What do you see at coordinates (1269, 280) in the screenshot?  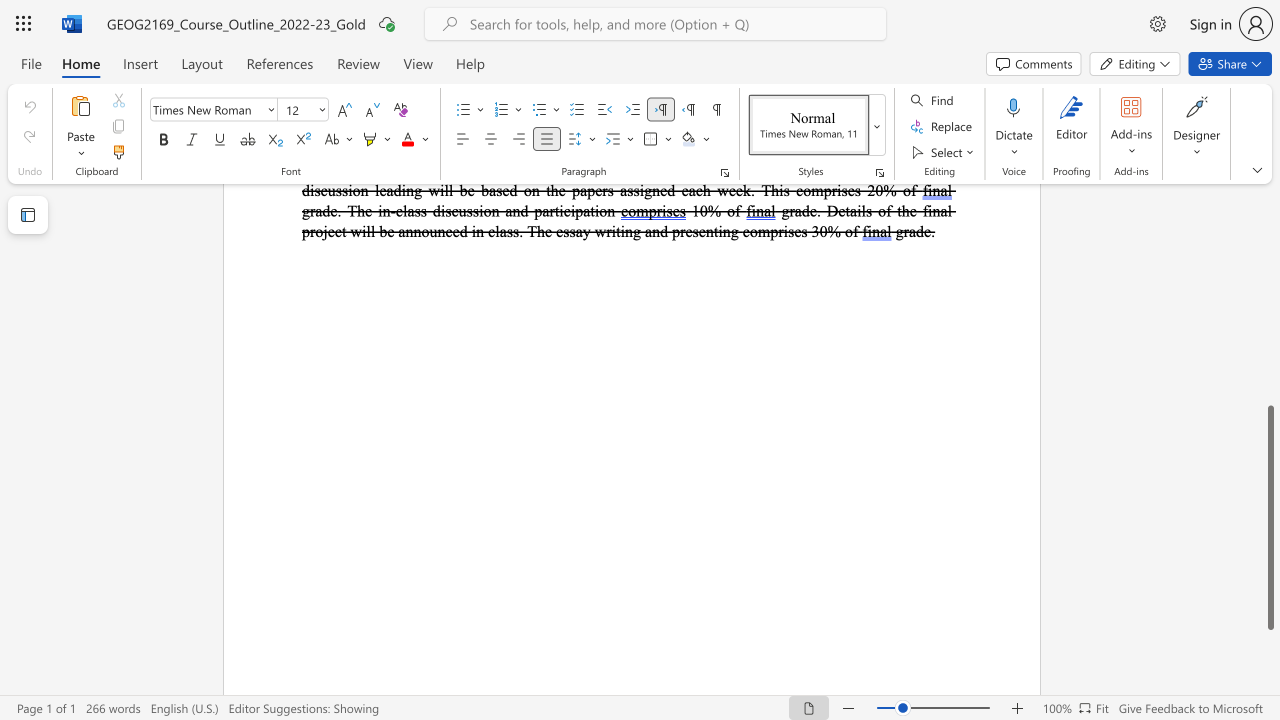 I see `the scrollbar` at bounding box center [1269, 280].